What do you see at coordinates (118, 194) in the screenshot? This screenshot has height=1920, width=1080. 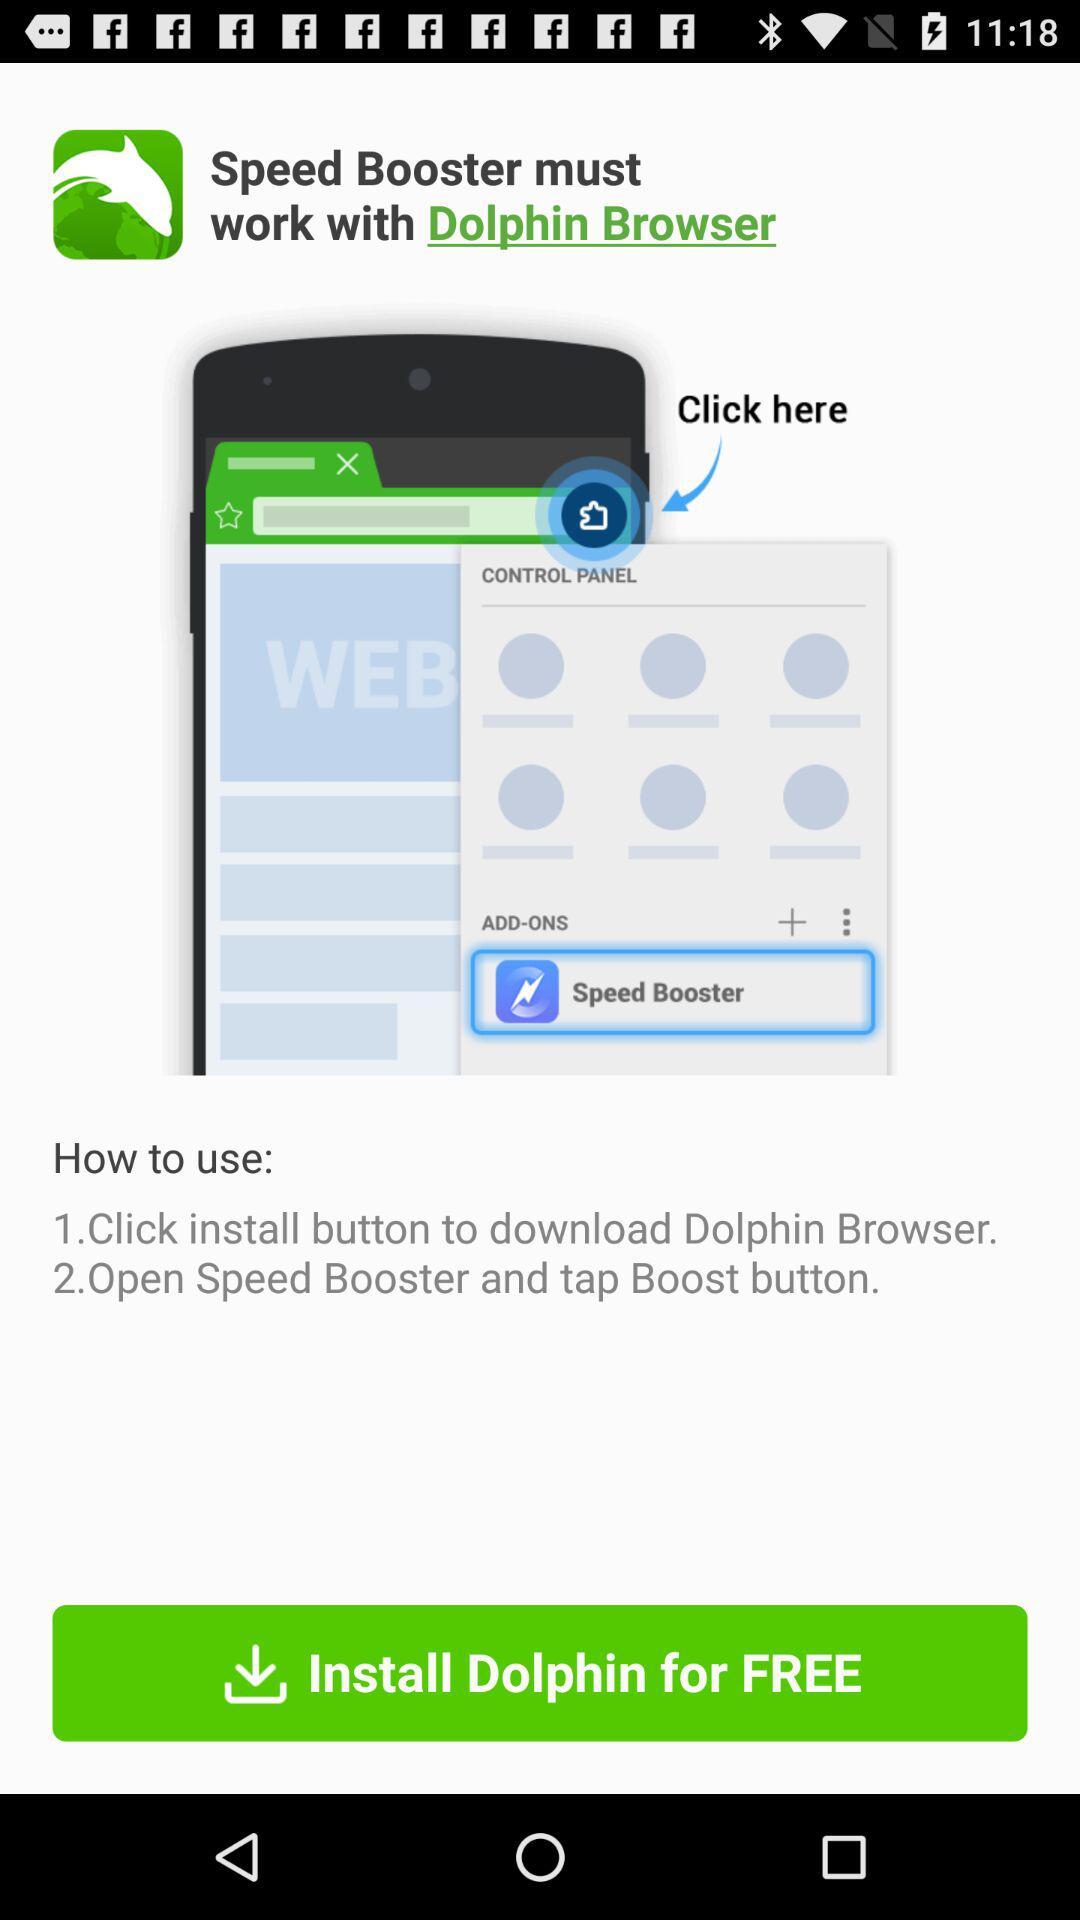 I see `see information about dolphin browser` at bounding box center [118, 194].